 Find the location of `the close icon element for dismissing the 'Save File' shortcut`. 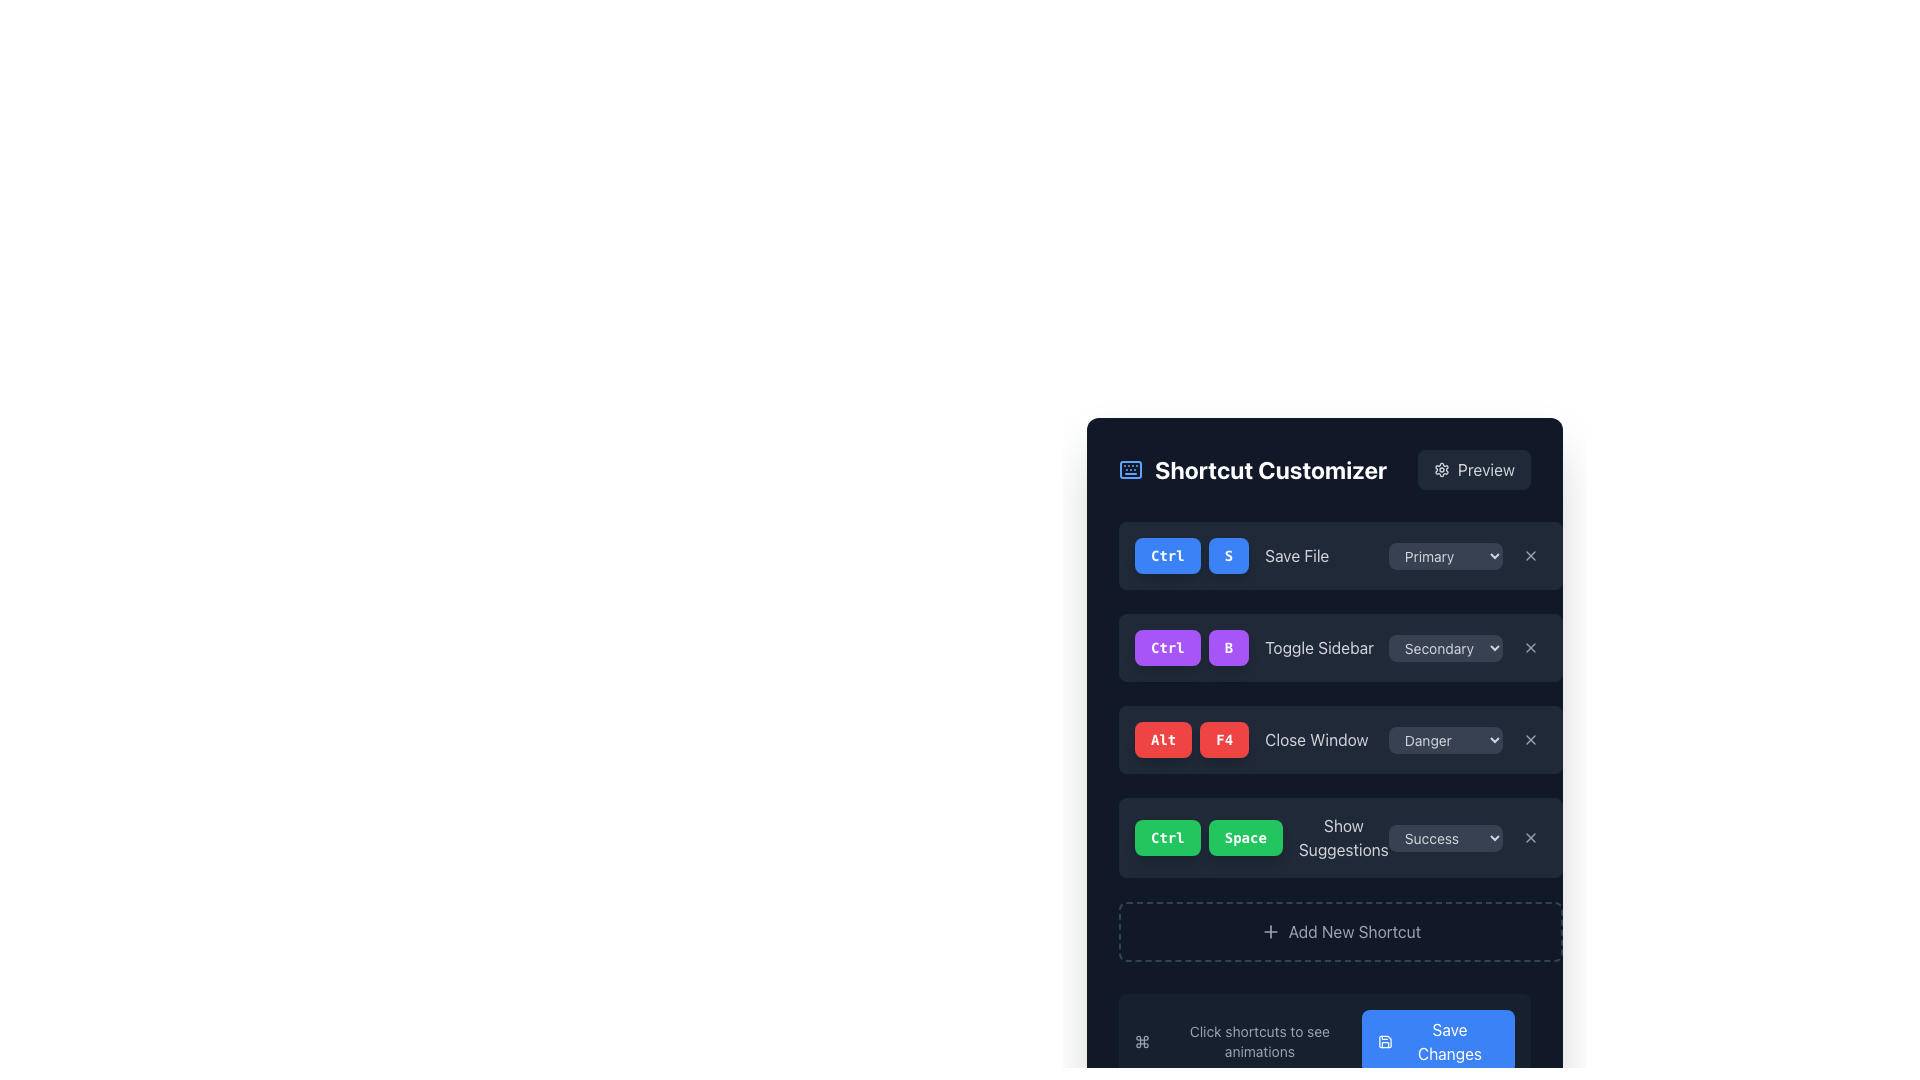

the close icon element for dismissing the 'Save File' shortcut is located at coordinates (1529, 555).